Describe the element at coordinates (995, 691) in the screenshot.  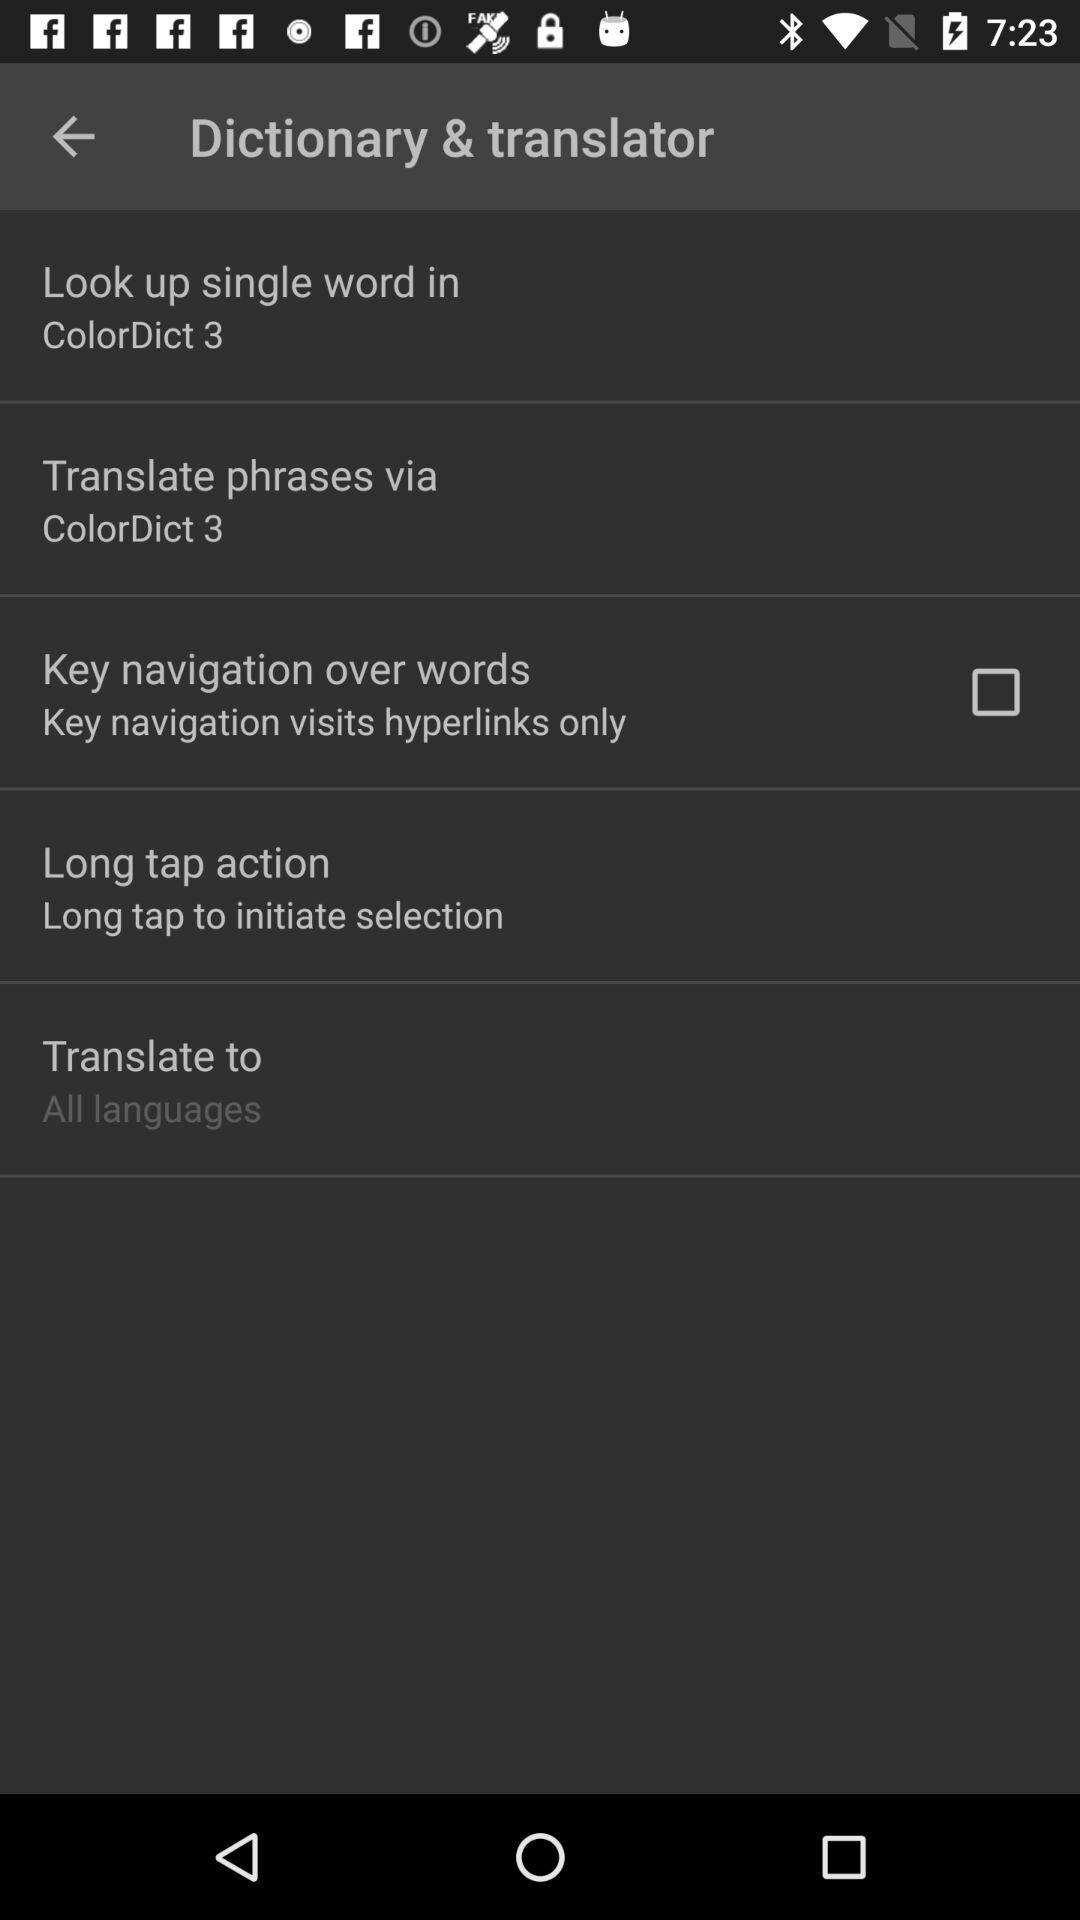
I see `check box at right middle` at that location.